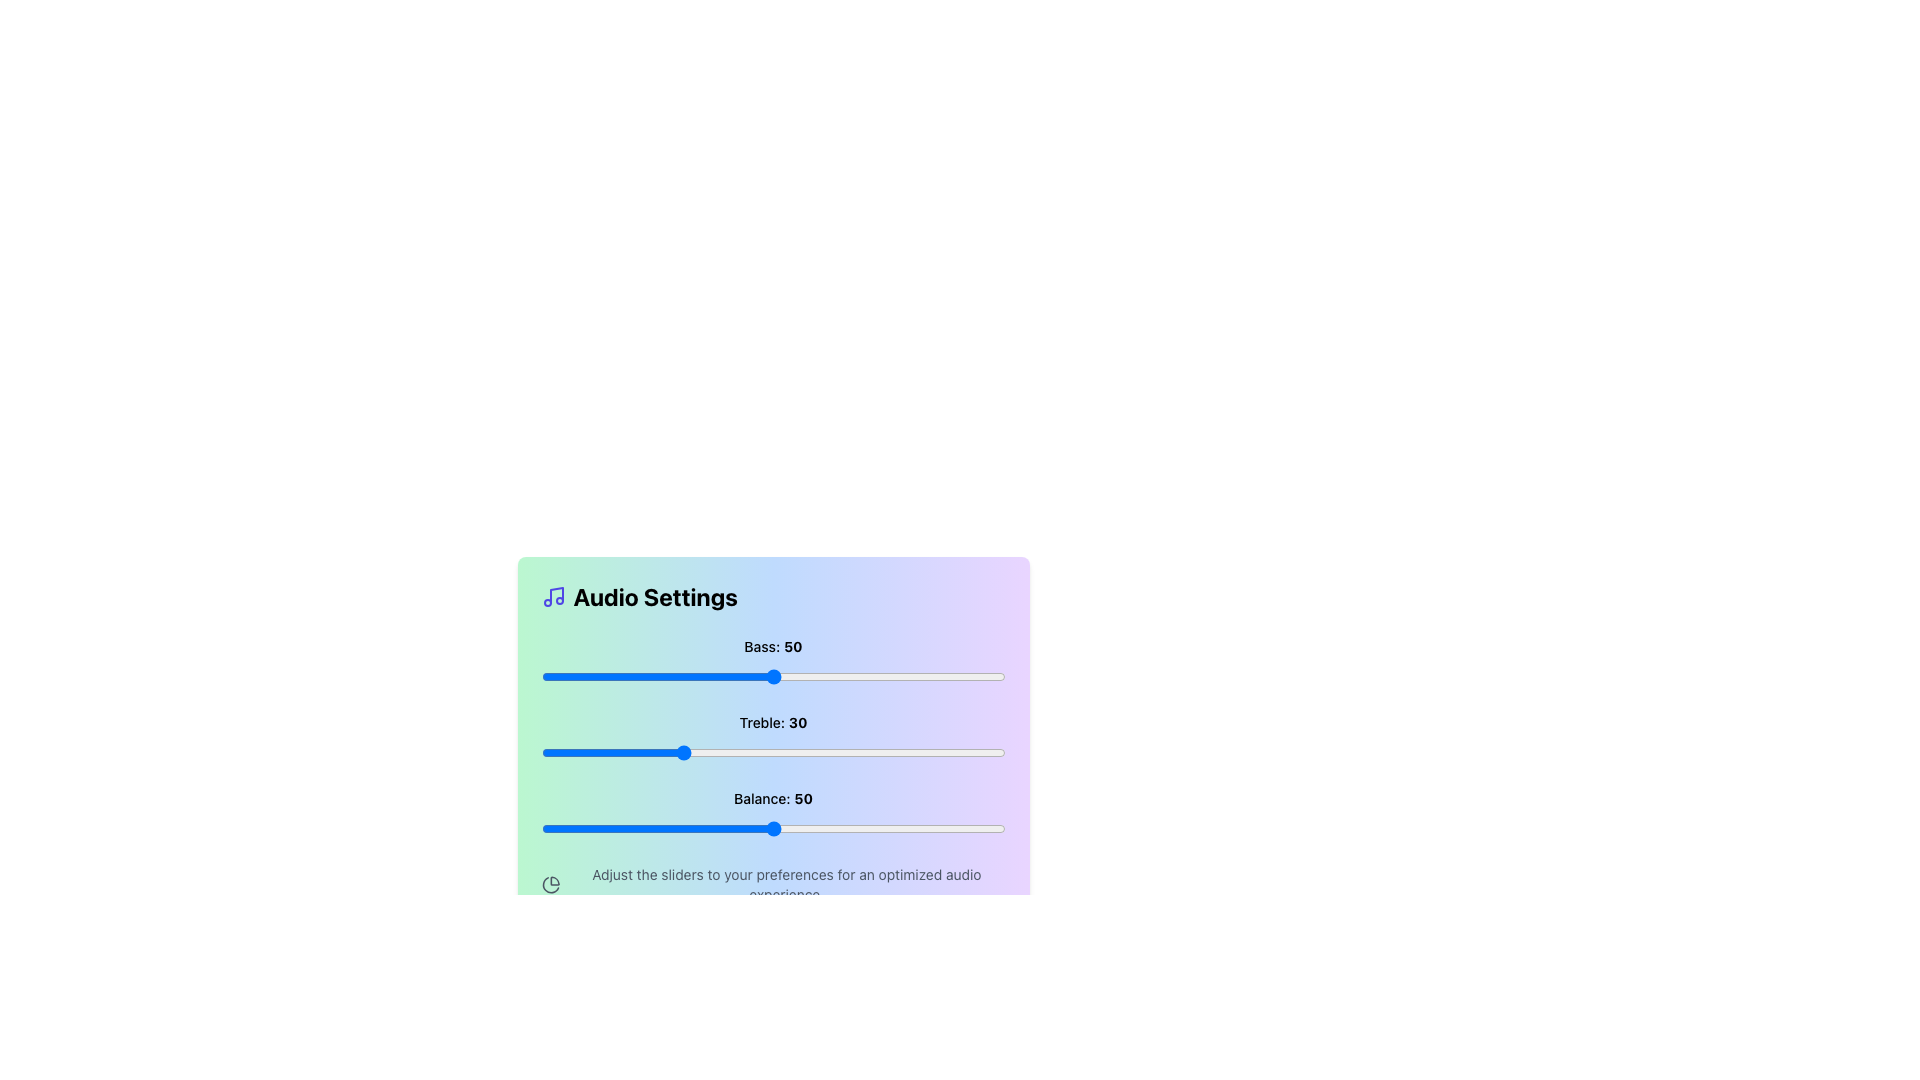 This screenshot has height=1080, width=1920. What do you see at coordinates (883, 752) in the screenshot?
I see `the treble level` at bounding box center [883, 752].